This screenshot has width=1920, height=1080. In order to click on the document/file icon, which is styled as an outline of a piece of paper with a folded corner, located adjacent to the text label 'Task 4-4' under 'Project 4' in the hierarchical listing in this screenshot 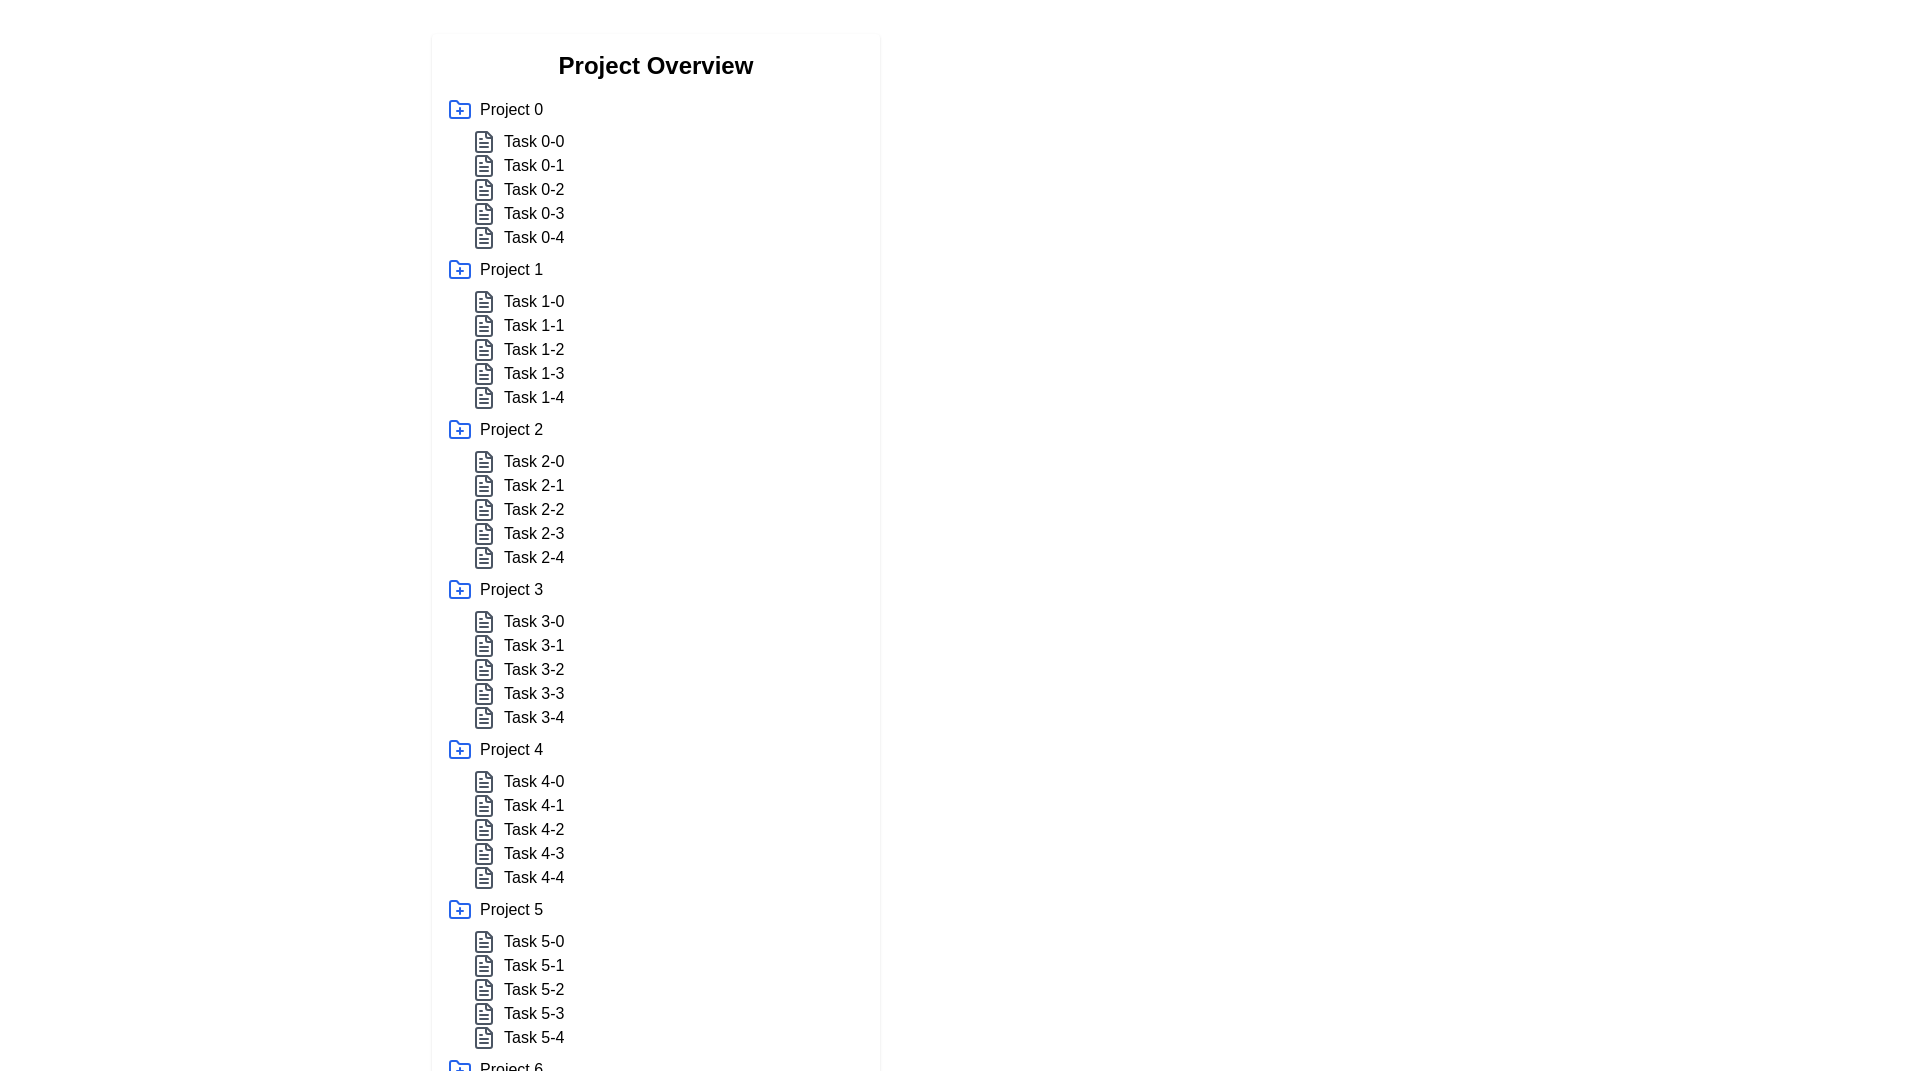, I will do `click(484, 877)`.